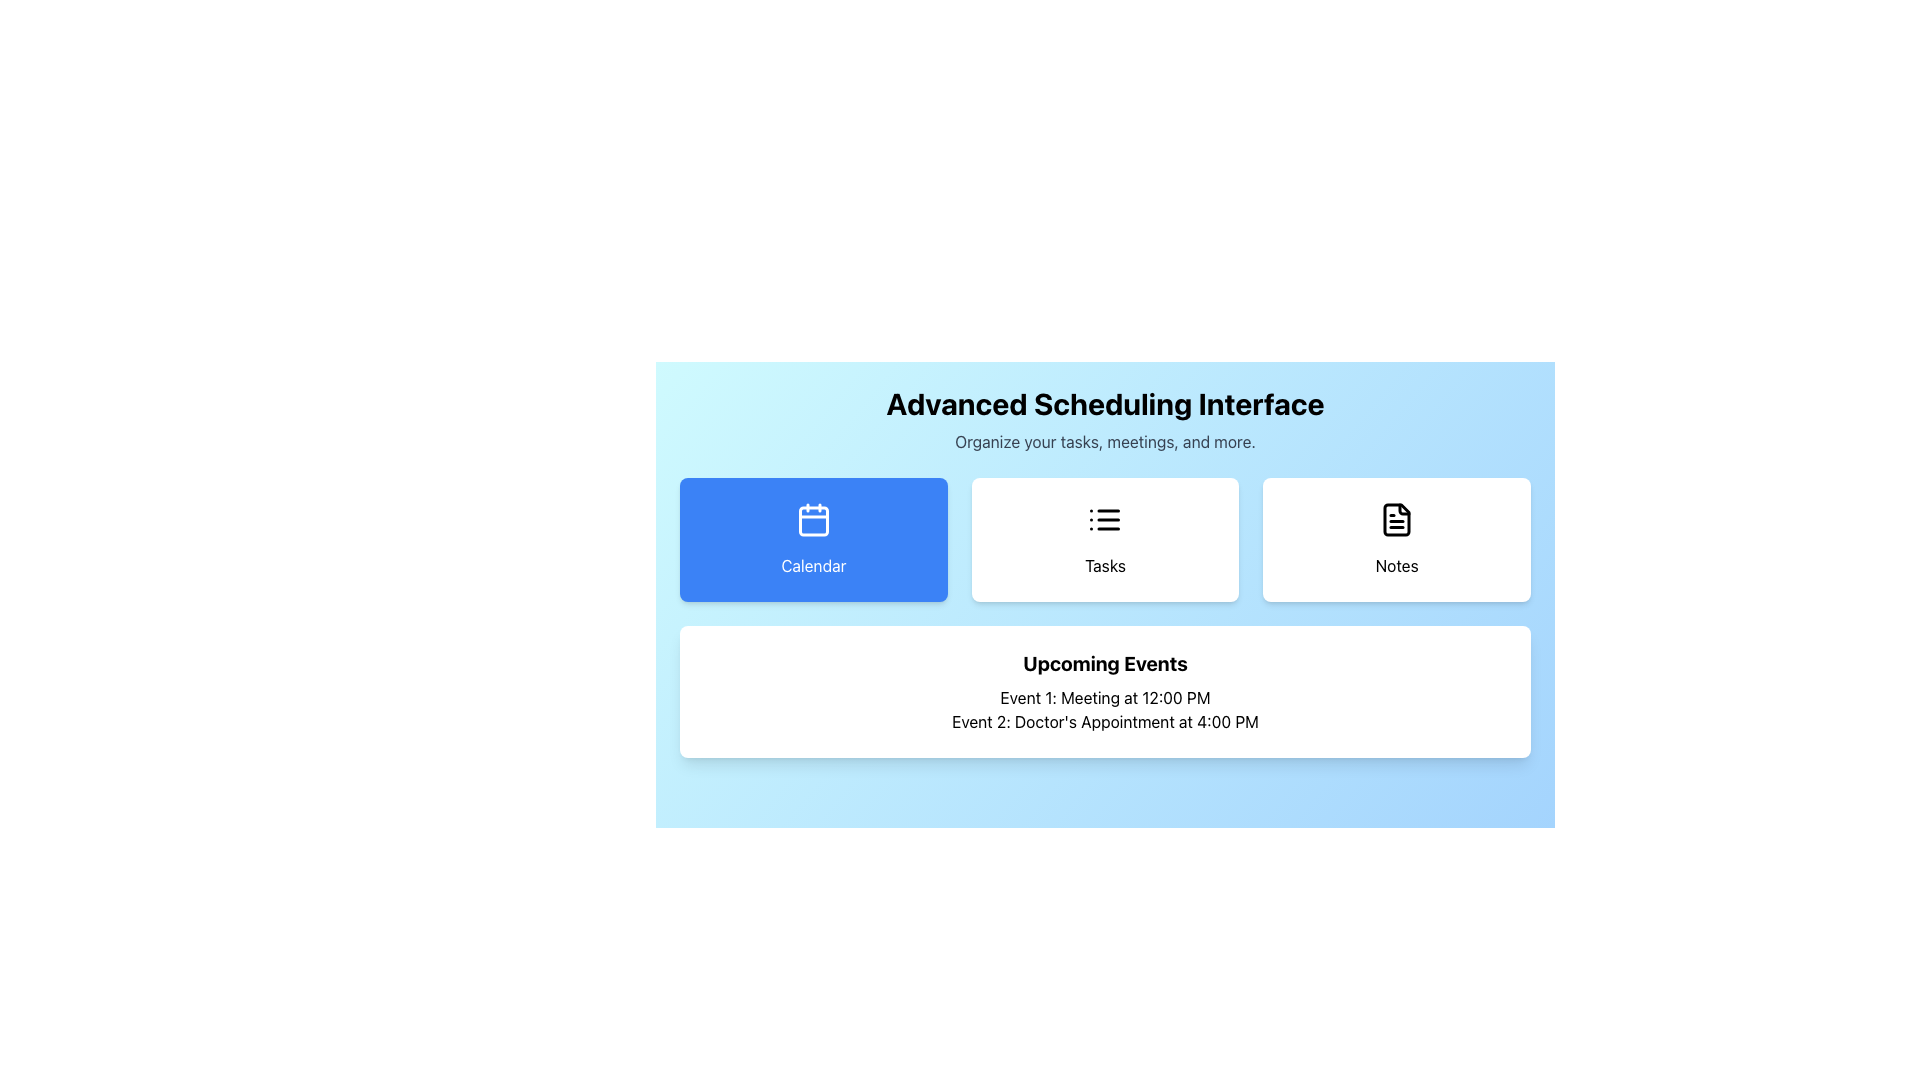 The image size is (1920, 1080). Describe the element at coordinates (1104, 519) in the screenshot. I see `the list icon with three horizontal lines located above the 'Tasks' text in the center of the white card` at that location.